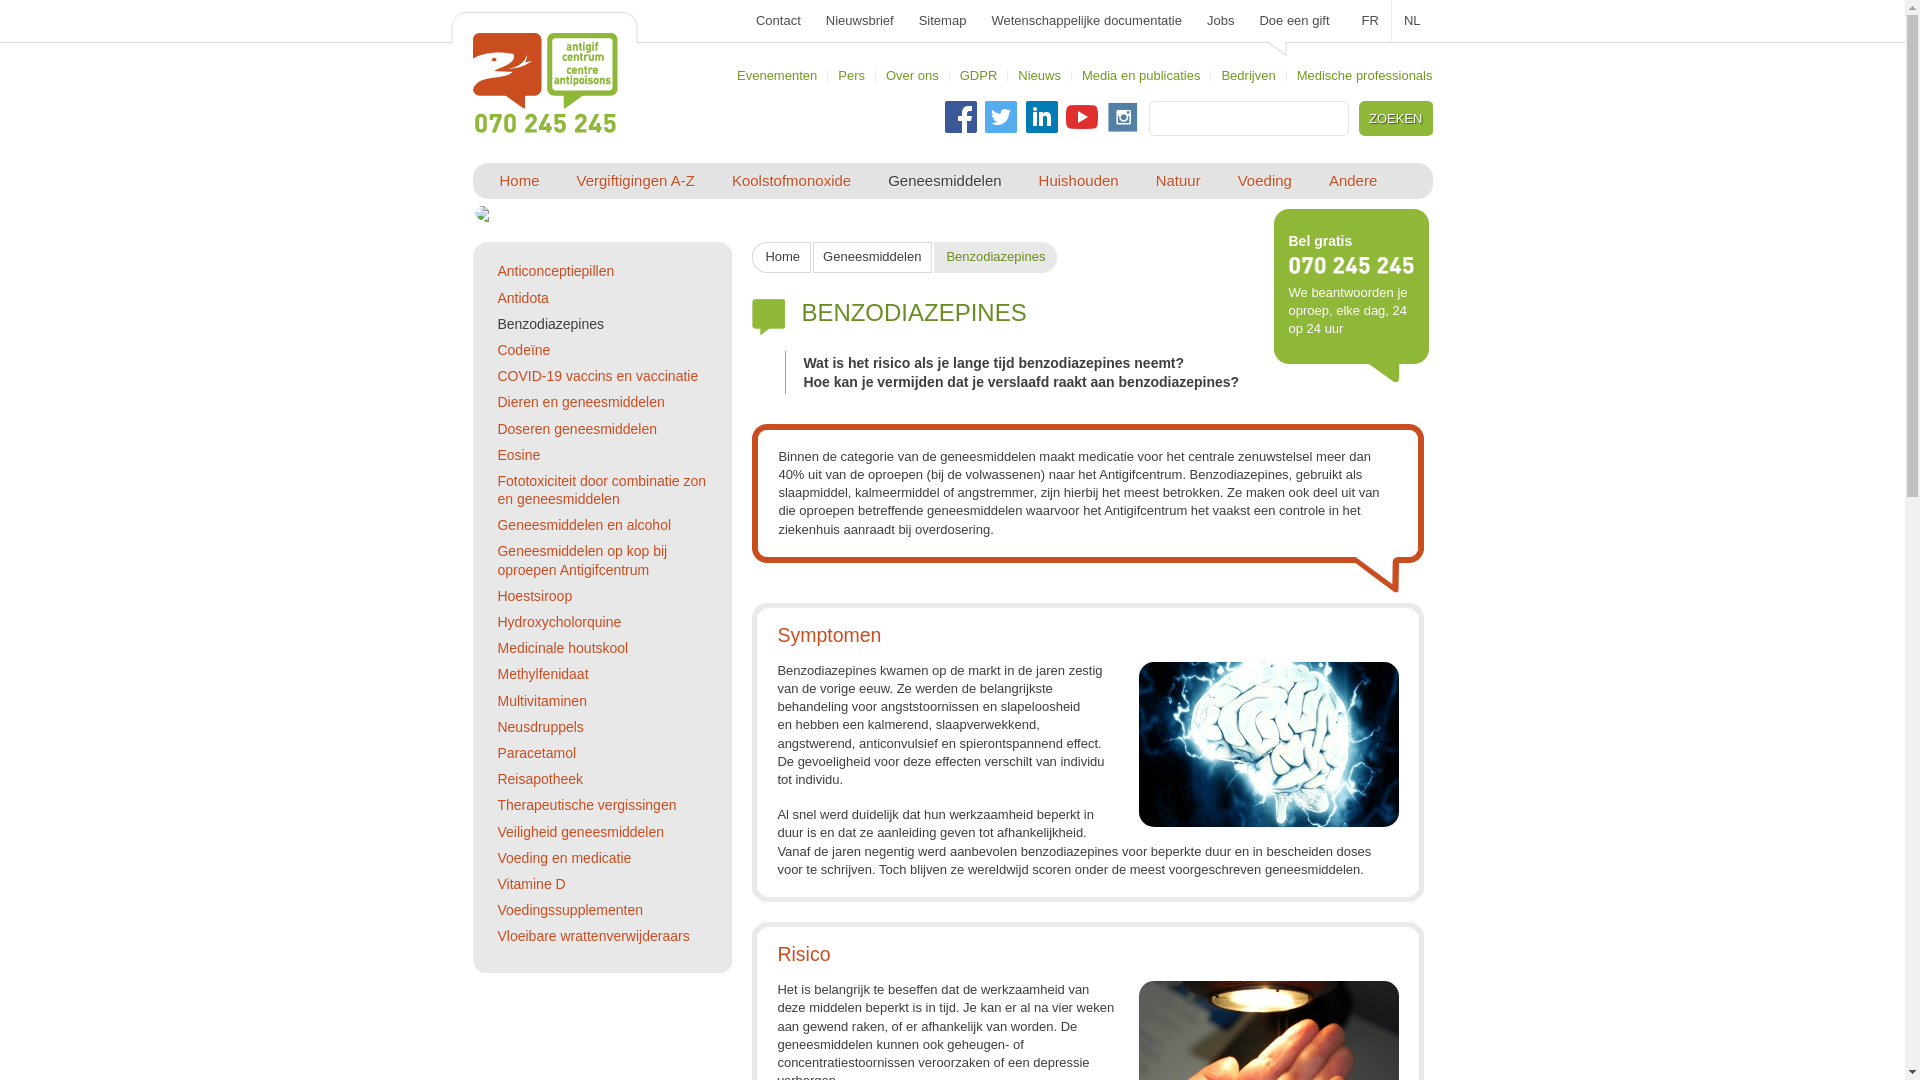  I want to click on 'Geneesmiddelen op kop bij oproepen Antigifcentrum', so click(580, 559).